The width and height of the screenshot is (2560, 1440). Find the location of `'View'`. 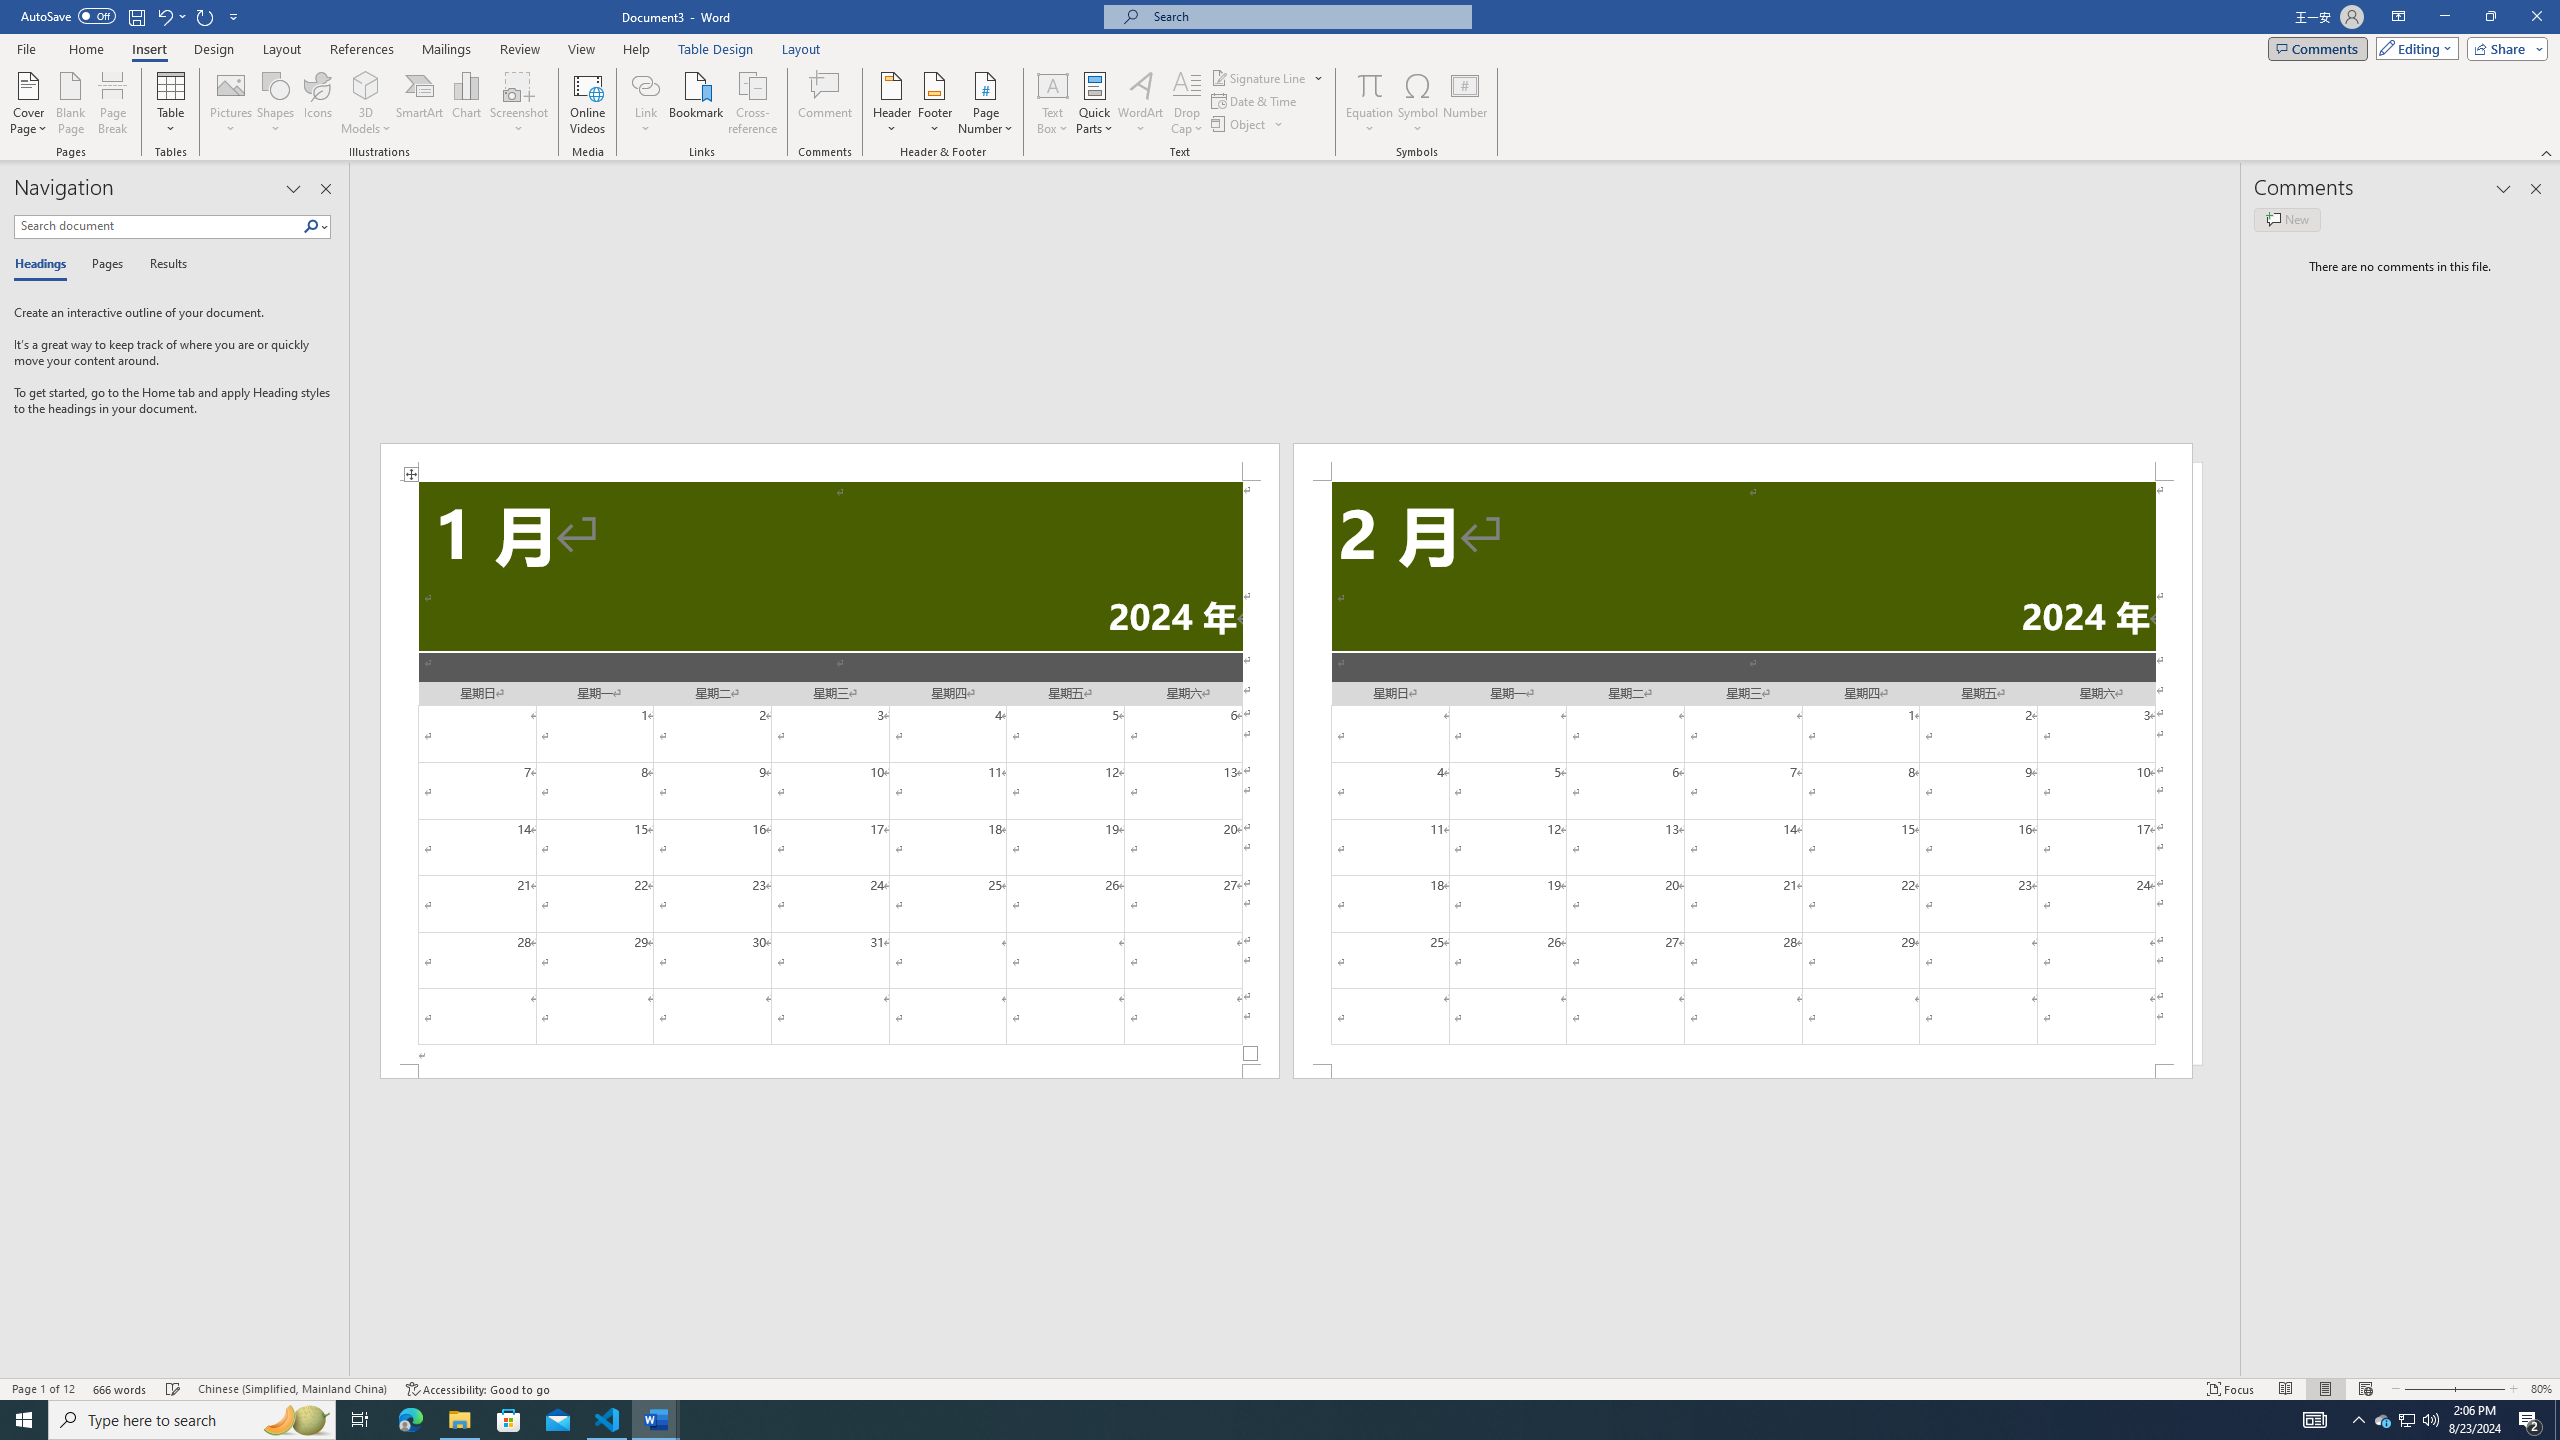

'View' is located at coordinates (582, 49).